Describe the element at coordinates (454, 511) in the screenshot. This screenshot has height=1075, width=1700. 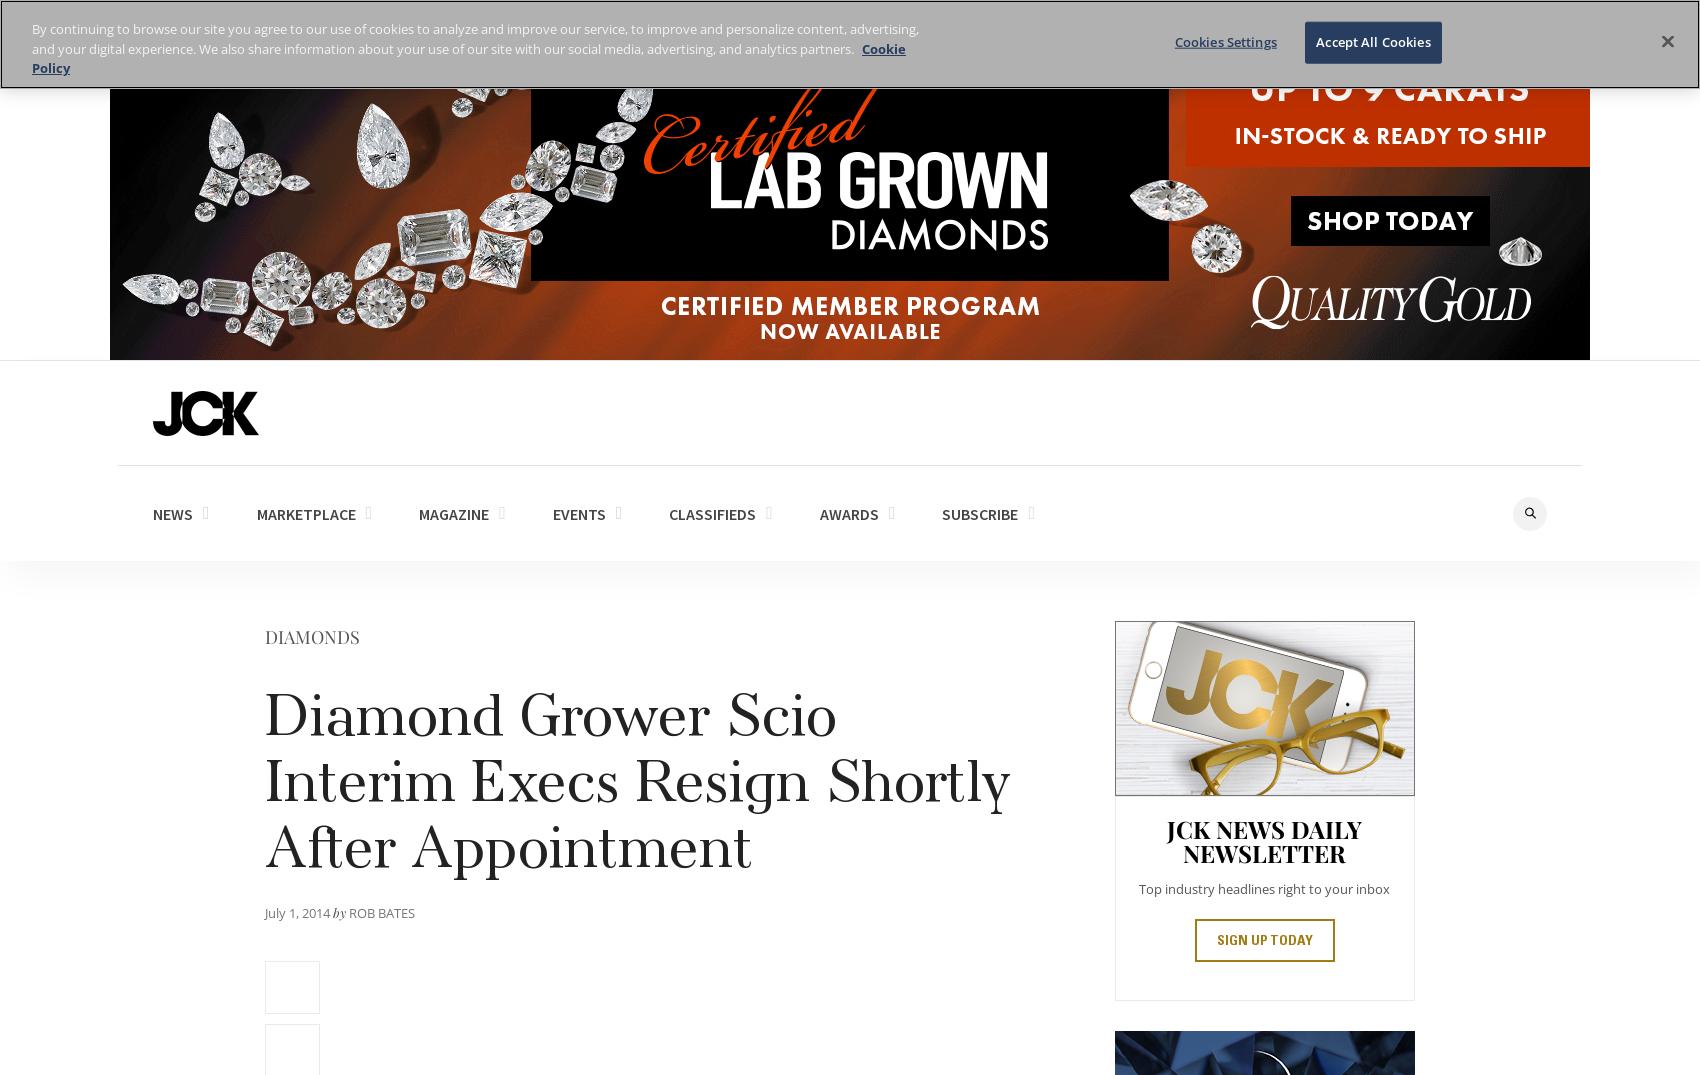
I see `'MAGAZINE'` at that location.